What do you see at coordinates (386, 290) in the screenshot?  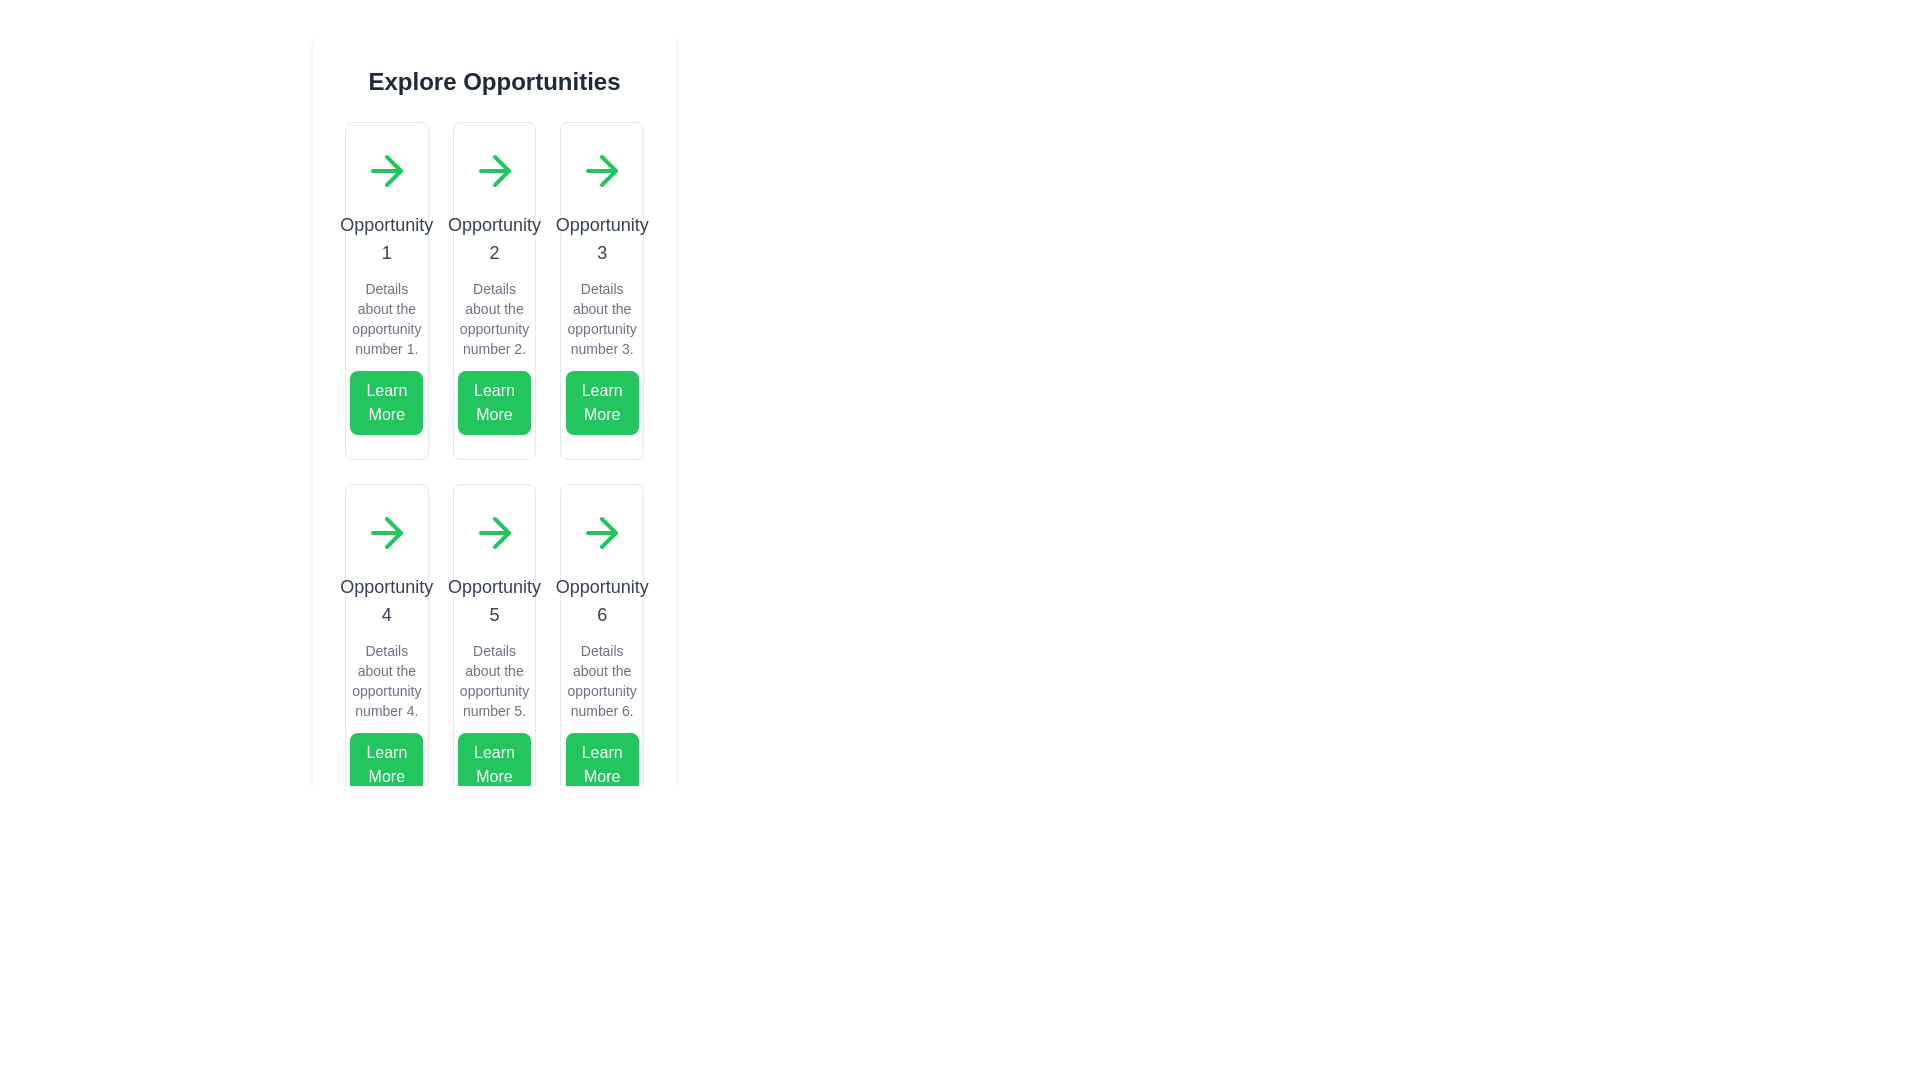 I see `the first opportunity card located at the top-left corner of the grid layout` at bounding box center [386, 290].